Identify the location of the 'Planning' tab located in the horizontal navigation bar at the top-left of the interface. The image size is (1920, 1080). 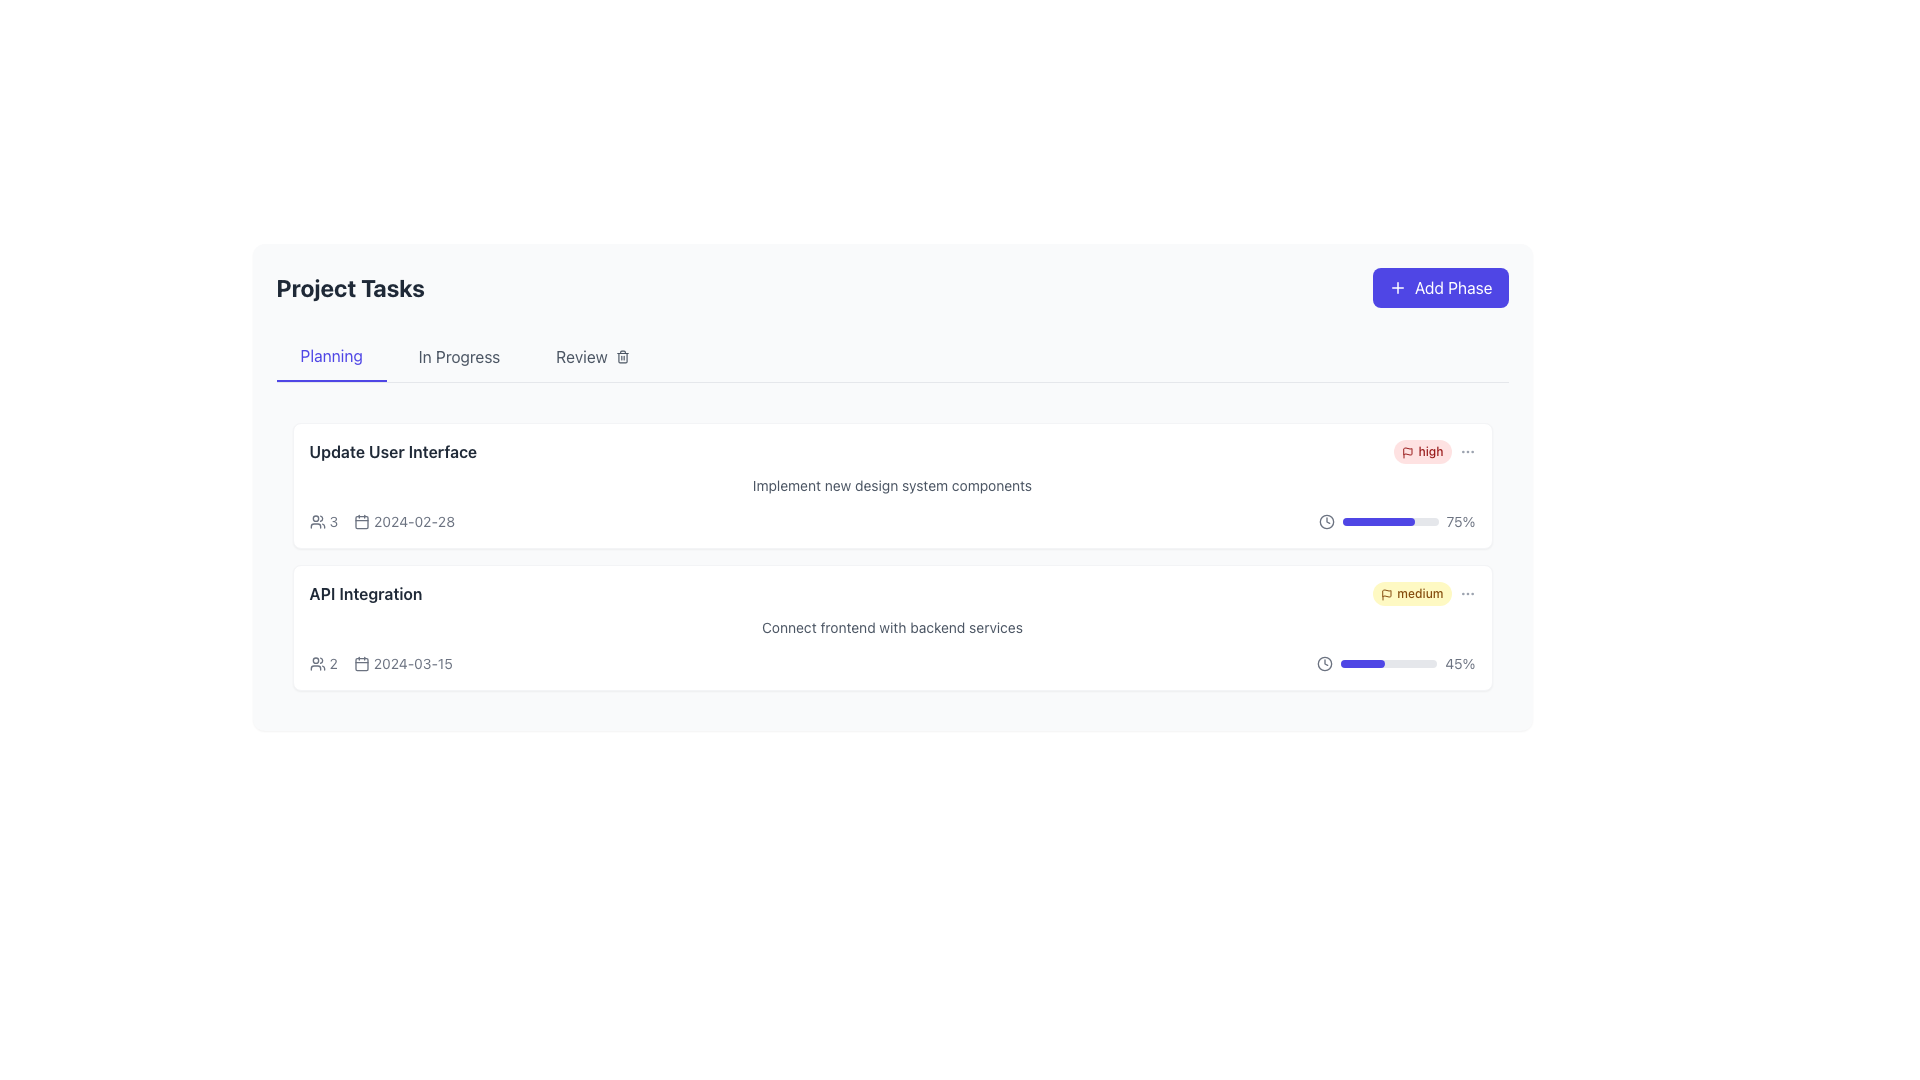
(331, 356).